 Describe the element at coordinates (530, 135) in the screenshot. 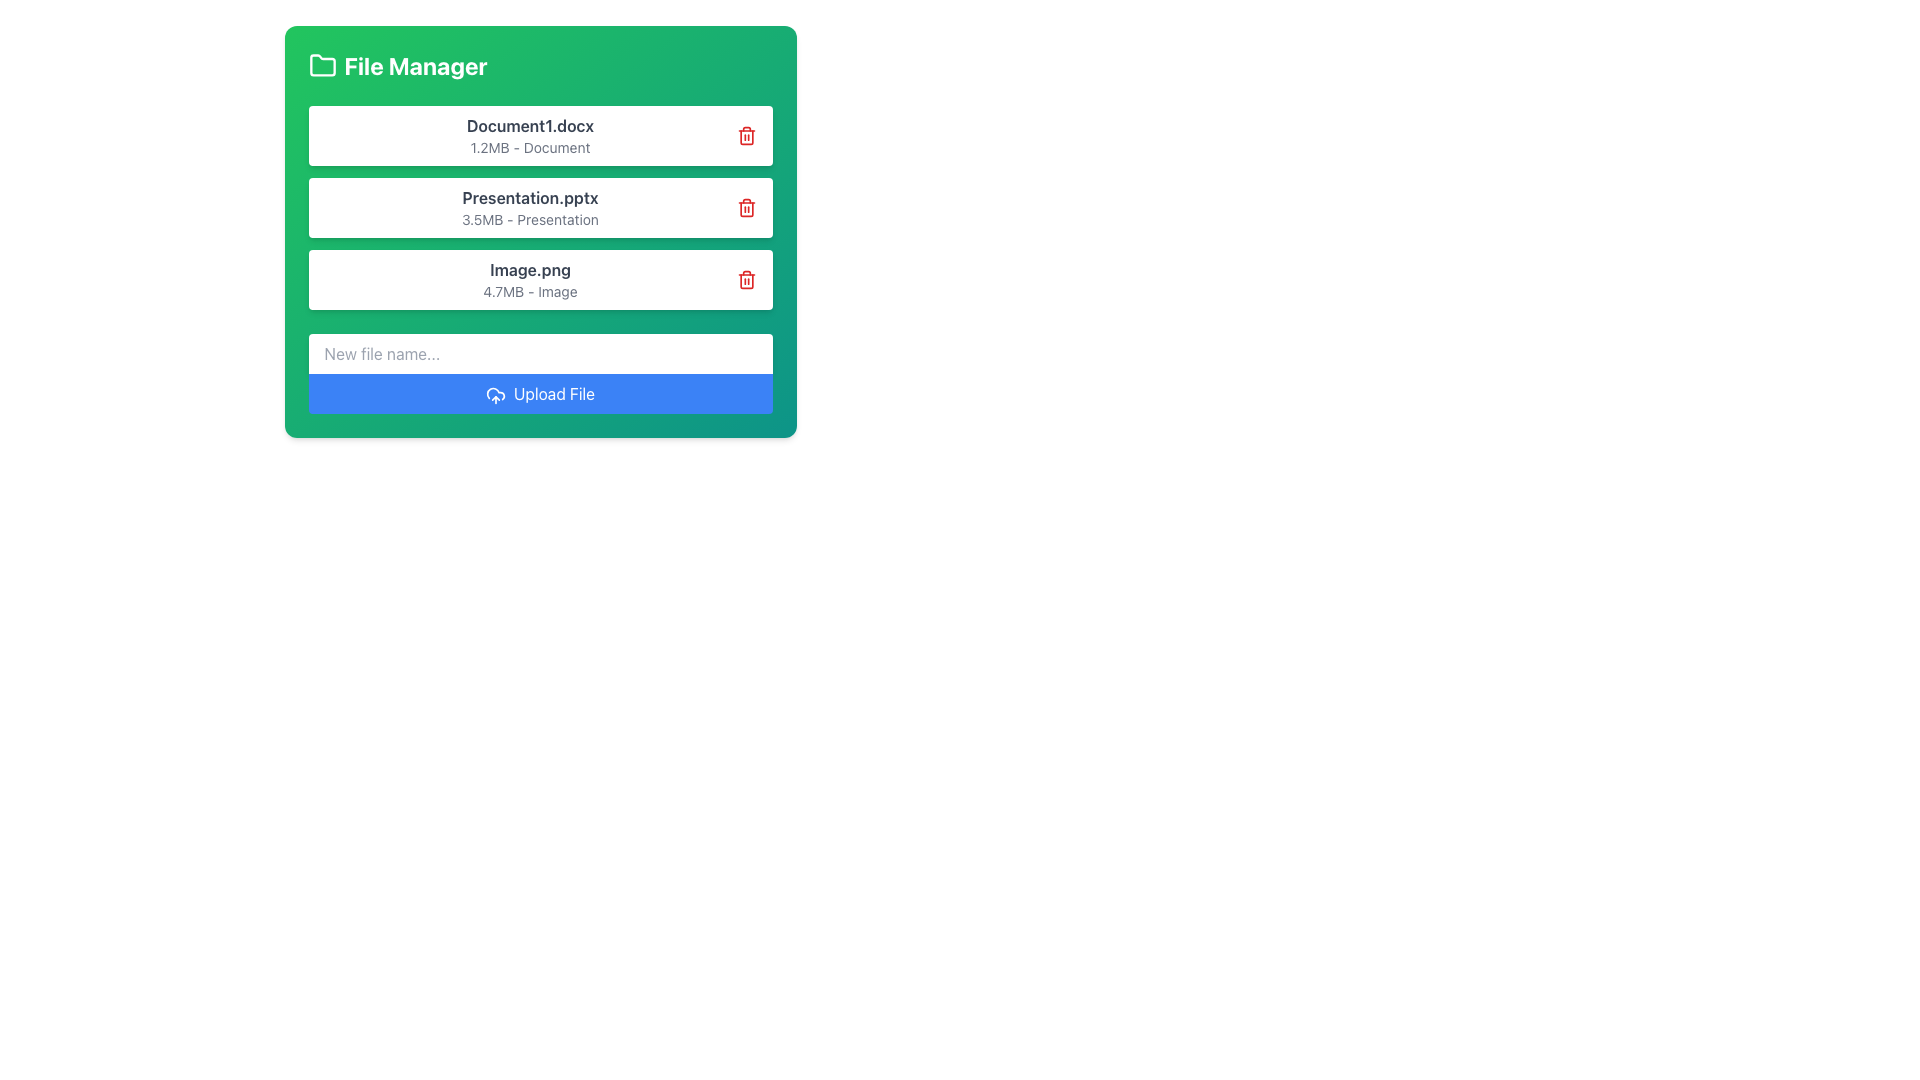

I see `the text label displaying the file name 'Document1.docx' at the top of the file manager list` at that location.